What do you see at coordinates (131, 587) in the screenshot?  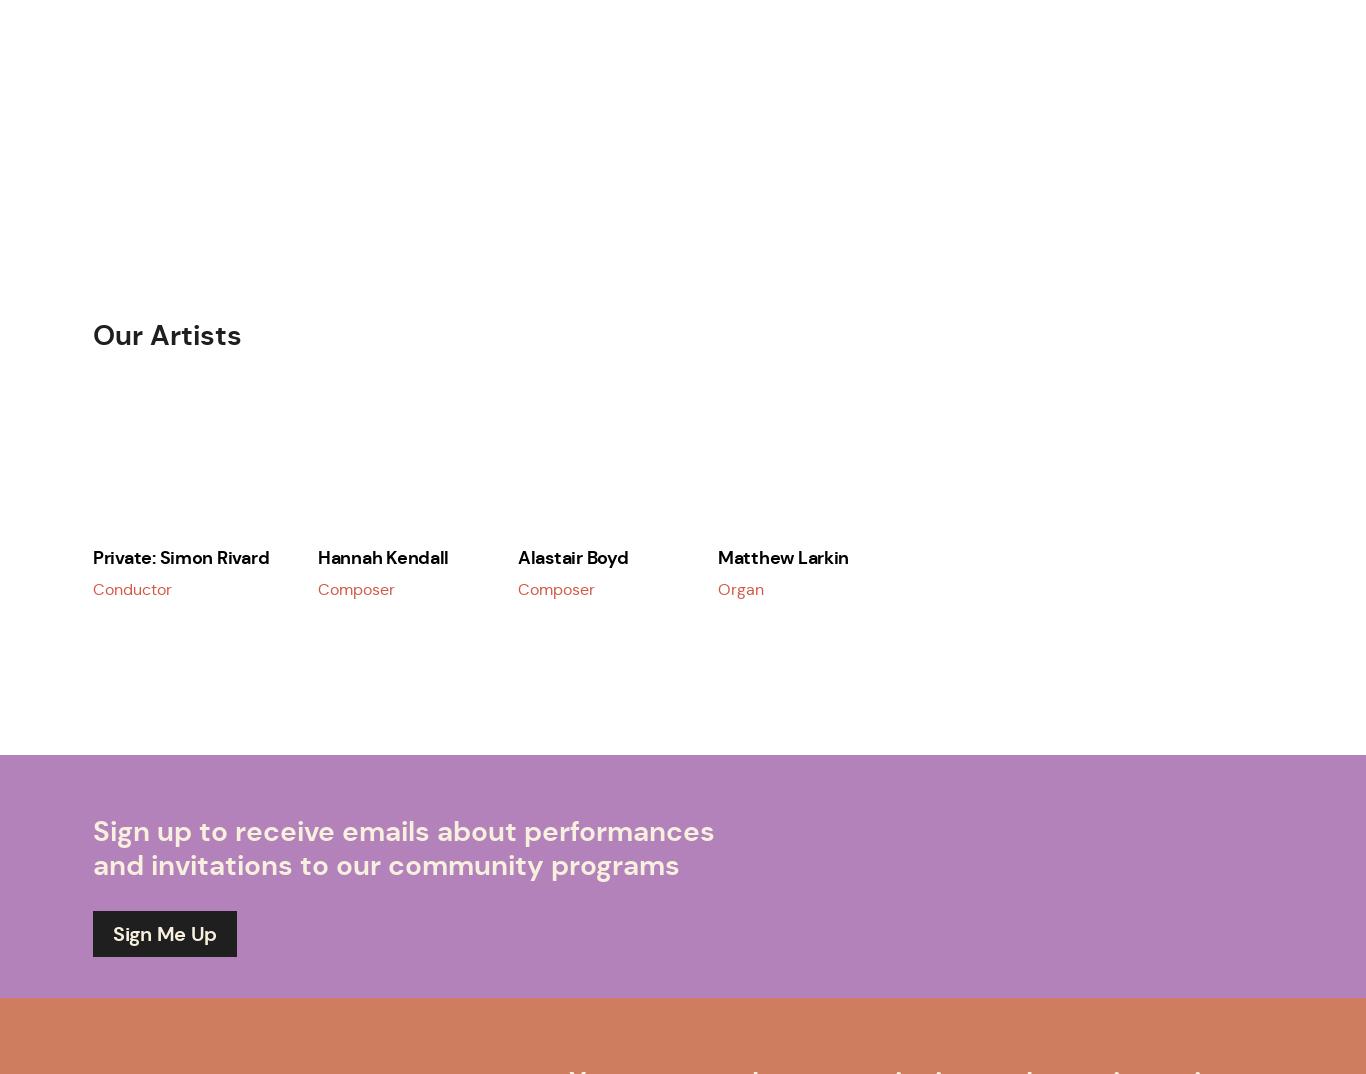 I see `'Conductor'` at bounding box center [131, 587].